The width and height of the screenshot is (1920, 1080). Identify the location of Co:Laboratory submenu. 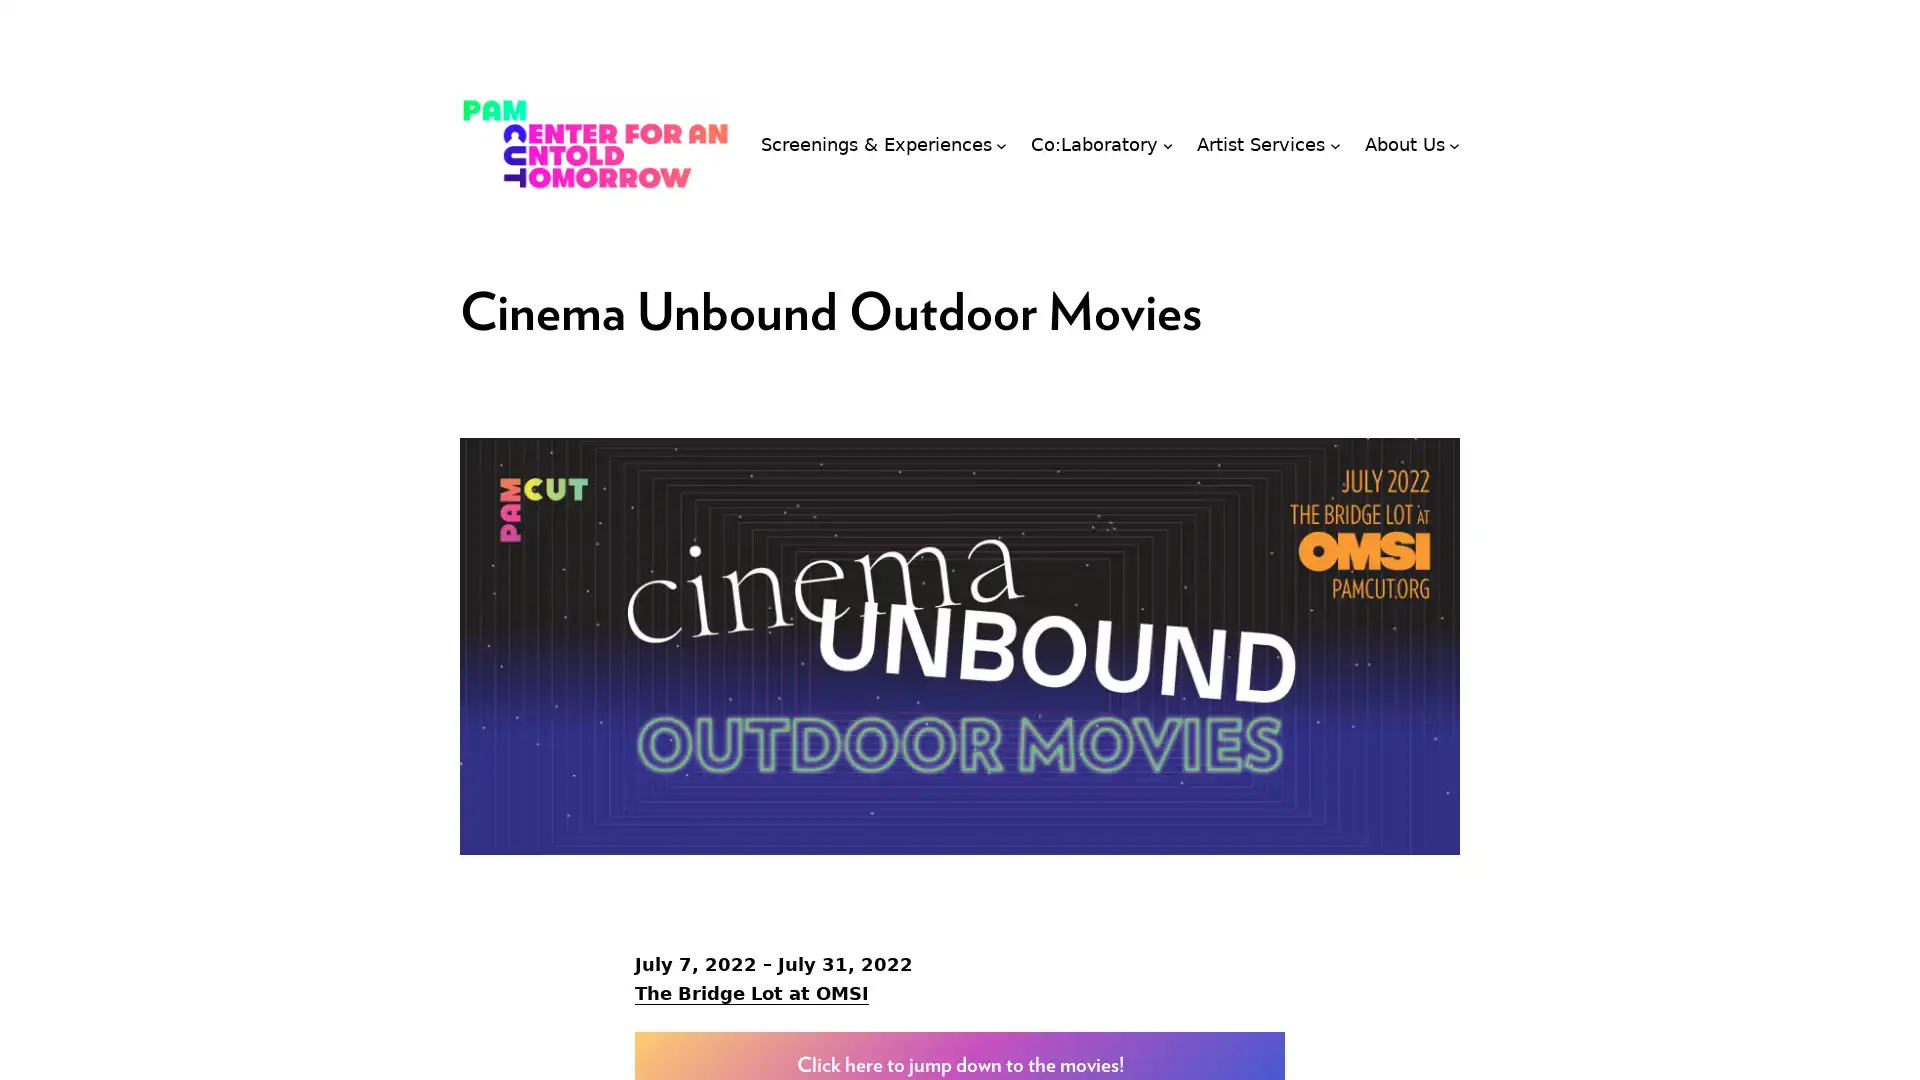
(1167, 143).